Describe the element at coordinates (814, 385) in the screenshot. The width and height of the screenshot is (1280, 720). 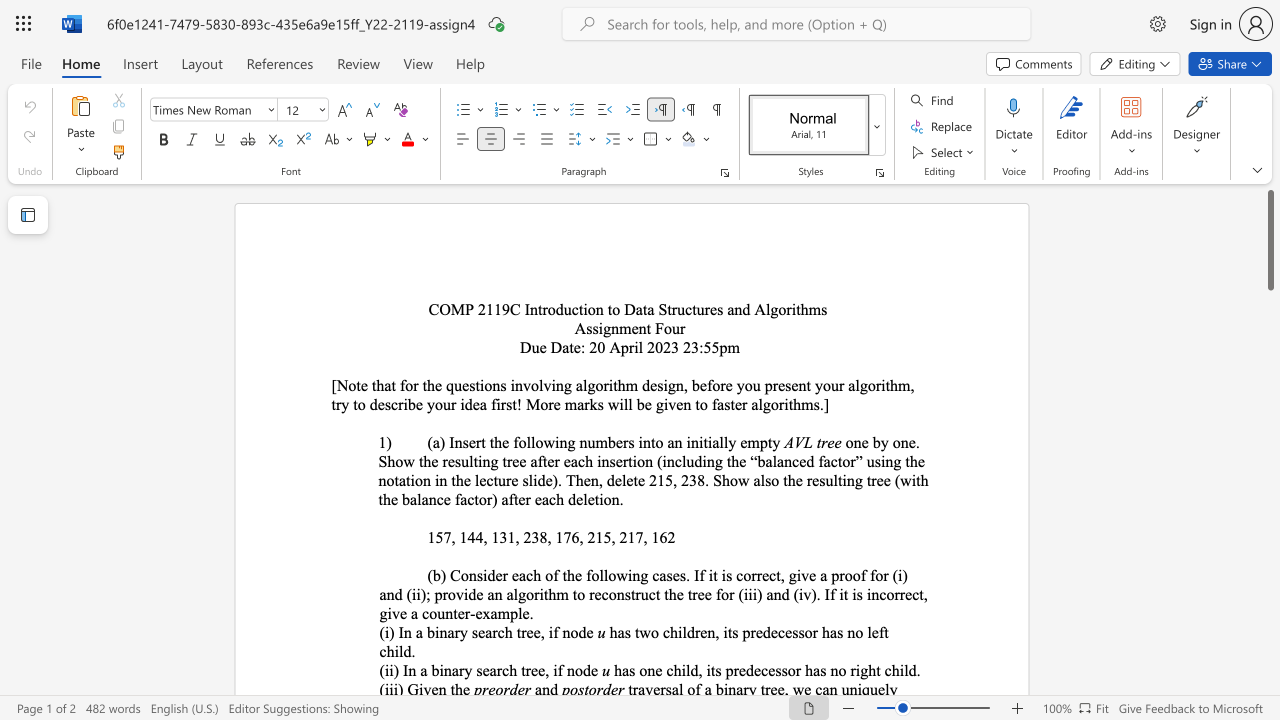
I see `the subset text "your algorithm, try to describe your idea first! More ma" within the text "[Note that for the questions involving algorithm design, before you present your algorithm, try to describe your idea first! More marks will be given to faster algorithms.]"` at that location.